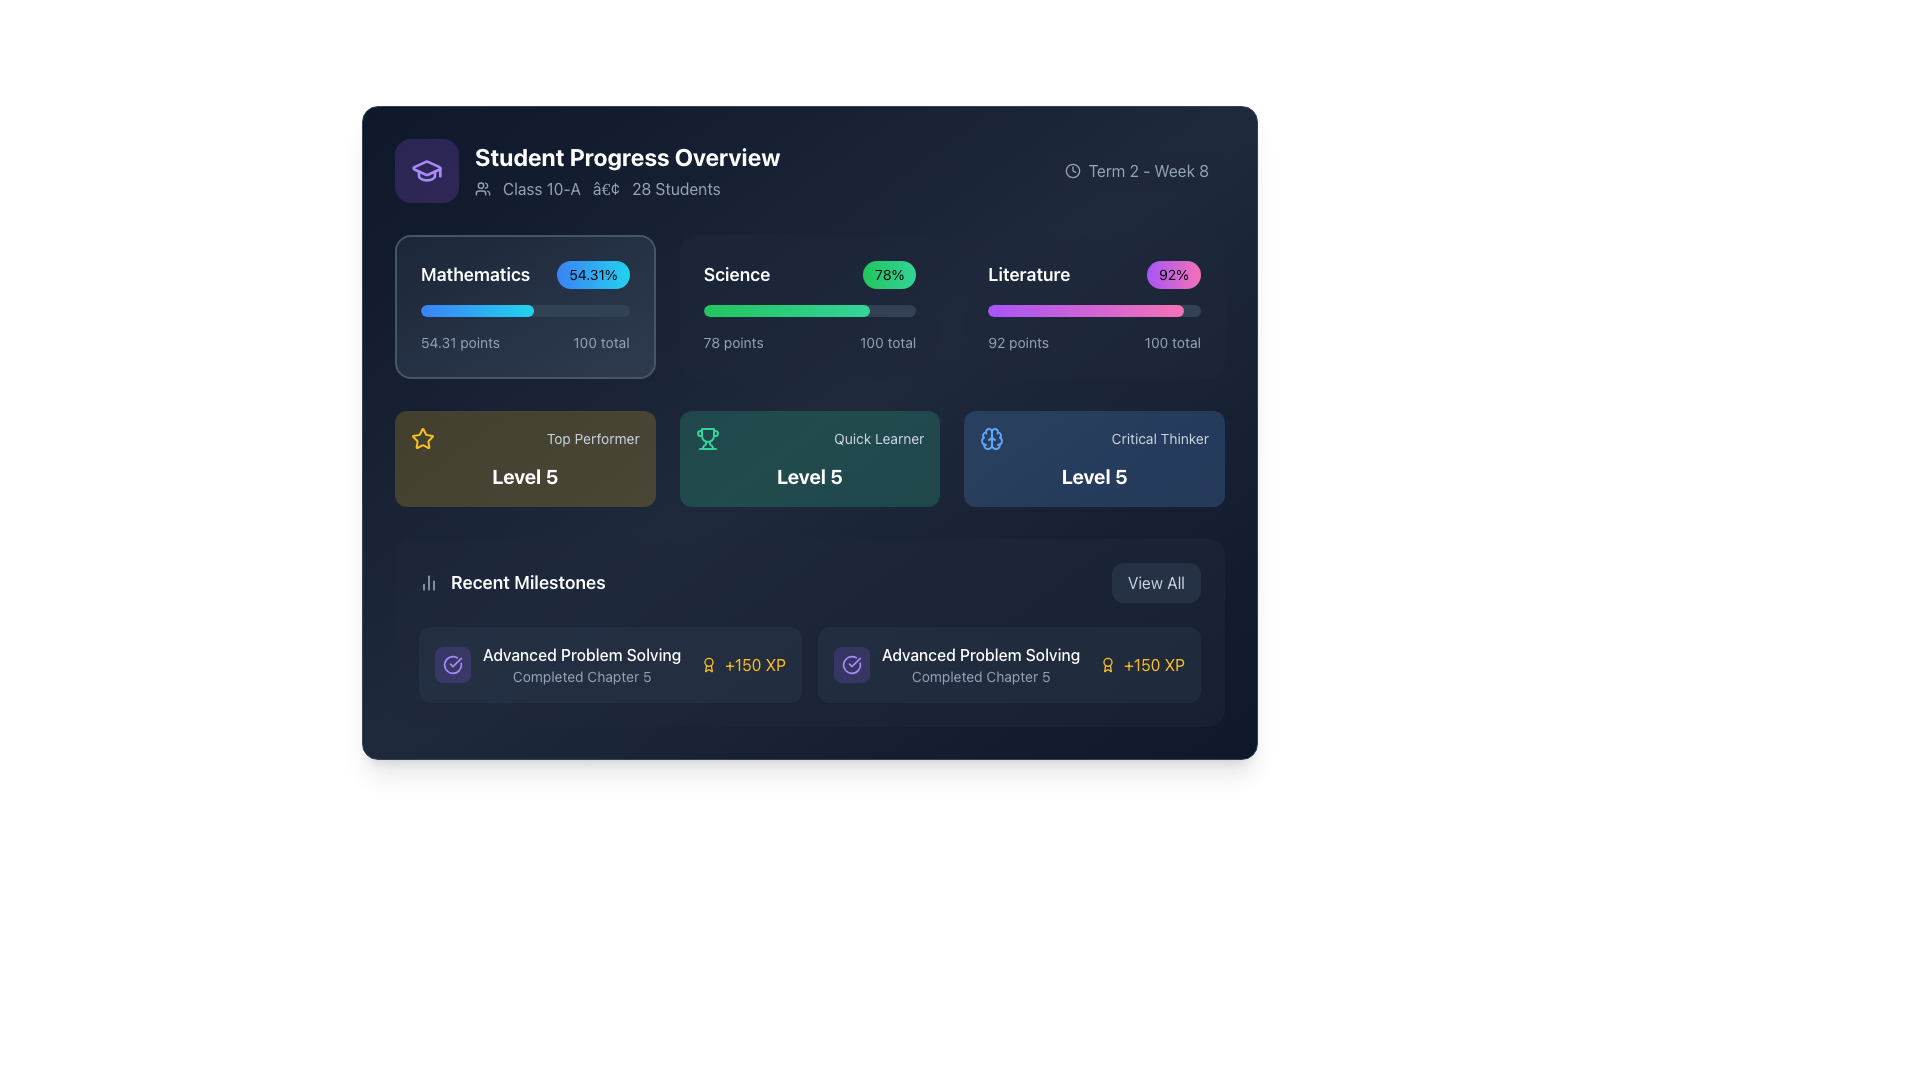  What do you see at coordinates (451, 664) in the screenshot?
I see `the completed state SVG graphical icon component, which is centrally located within a purple badge-like background` at bounding box center [451, 664].